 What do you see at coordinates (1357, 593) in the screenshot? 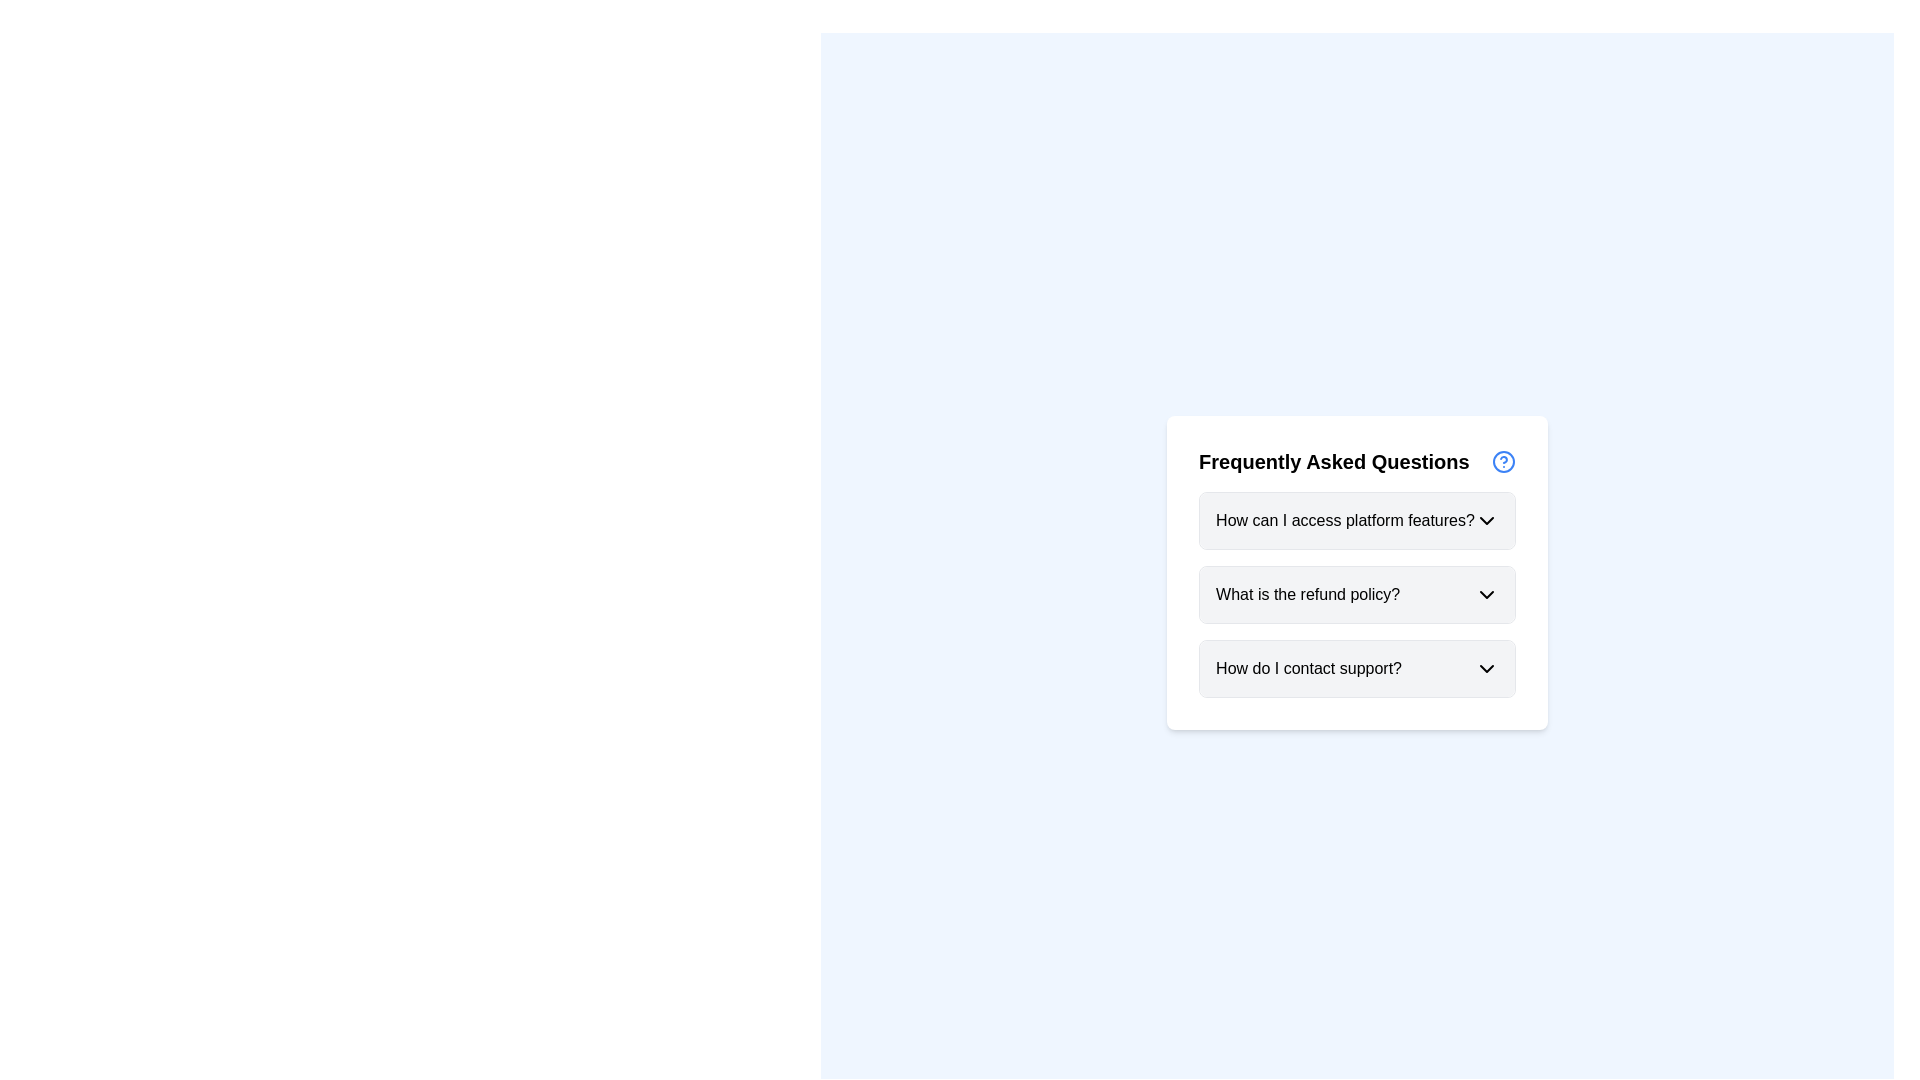
I see `the collapsible list item element labeled 'What is the refund policy?' in the 'Frequently Asked Questions' section` at bounding box center [1357, 593].